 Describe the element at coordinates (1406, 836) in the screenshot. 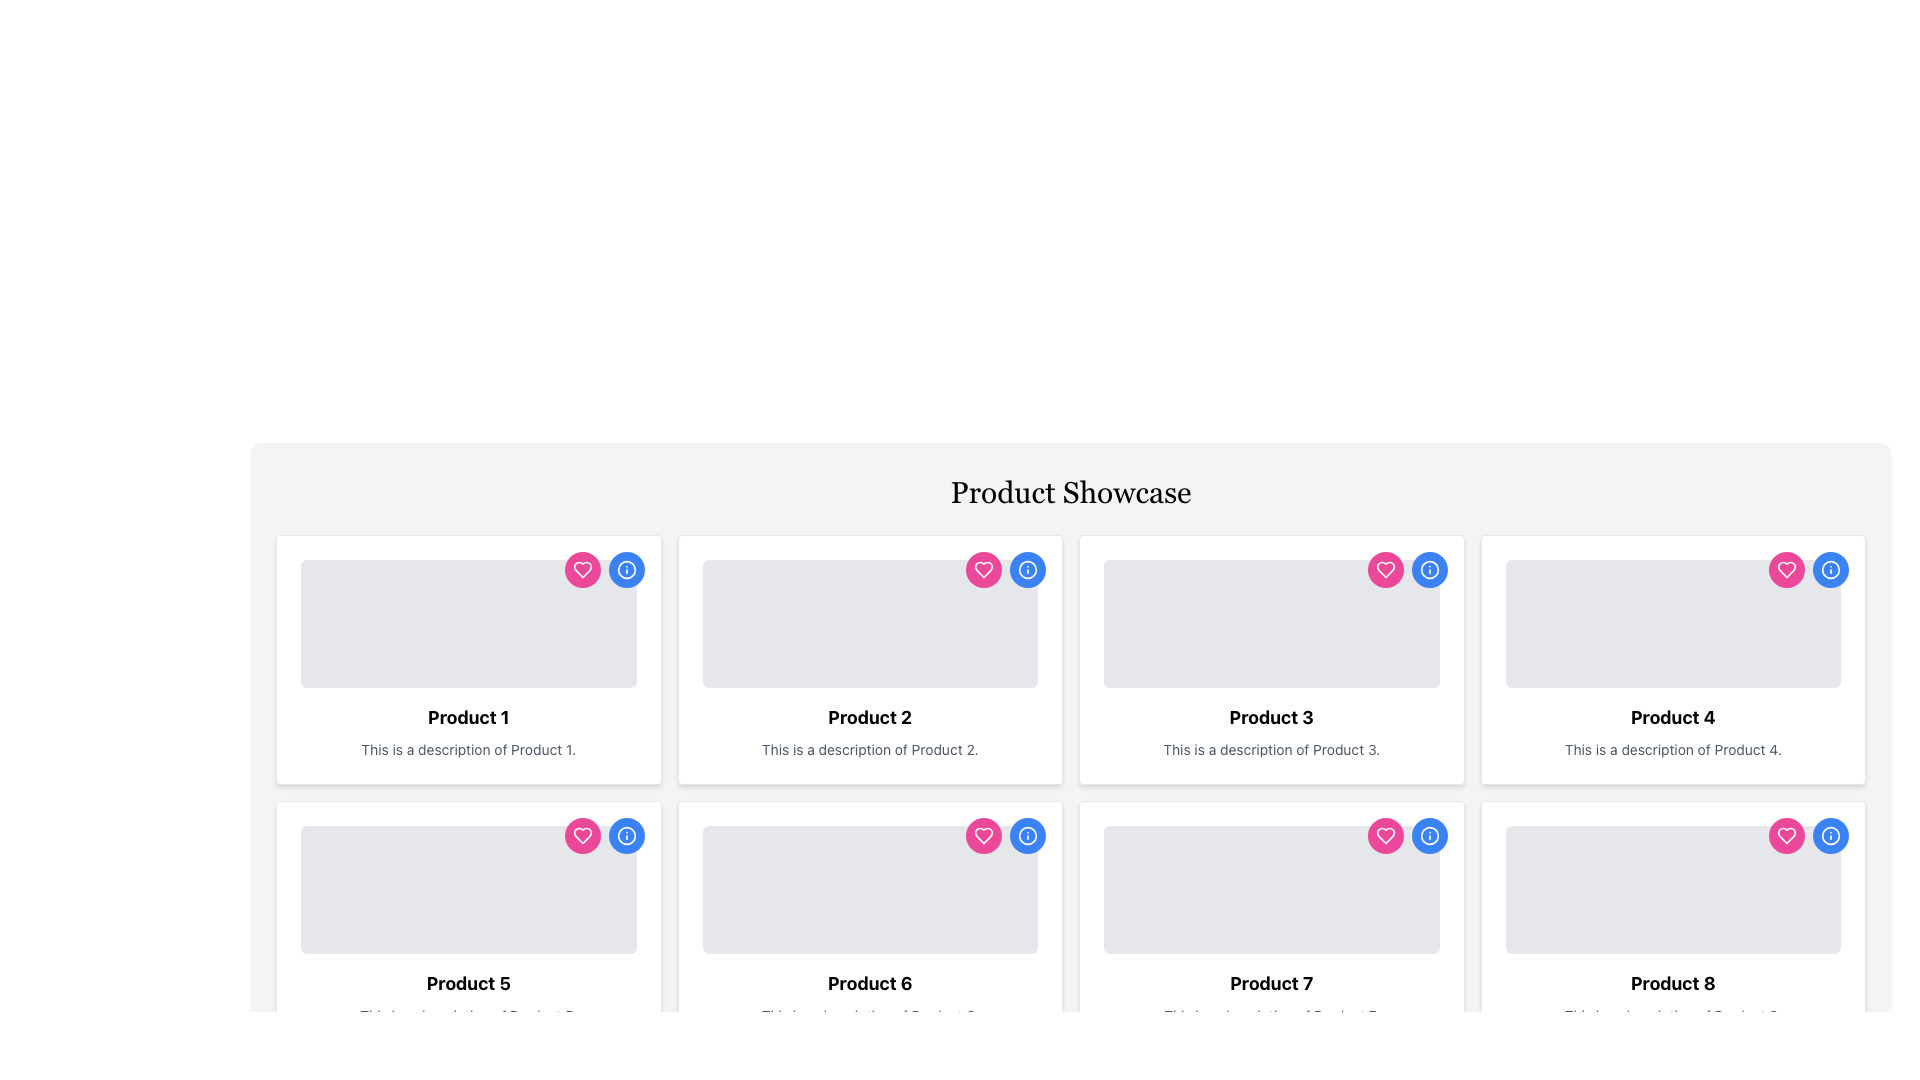

I see `the heart icon on the left button of the A group in the upper-right corner of the 'Product 7' card to like the product` at that location.